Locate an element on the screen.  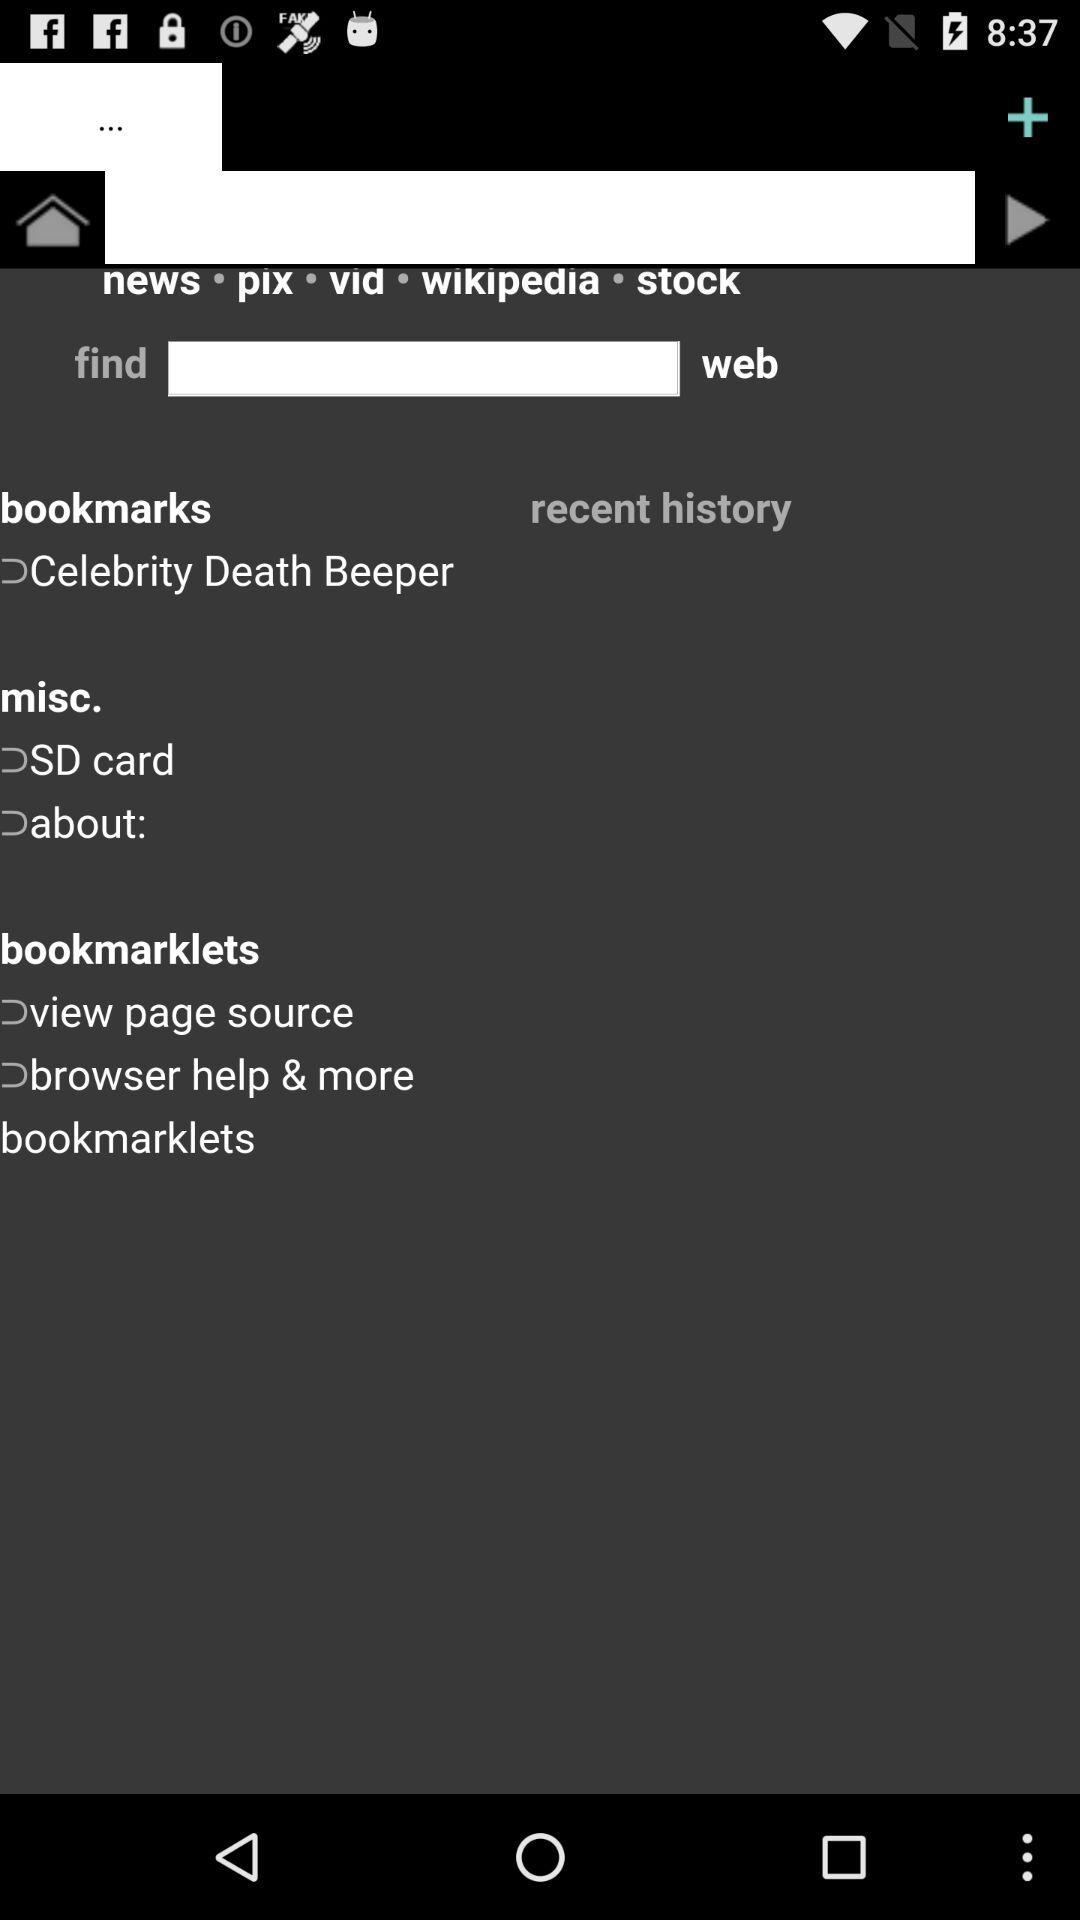
start search is located at coordinates (1027, 219).